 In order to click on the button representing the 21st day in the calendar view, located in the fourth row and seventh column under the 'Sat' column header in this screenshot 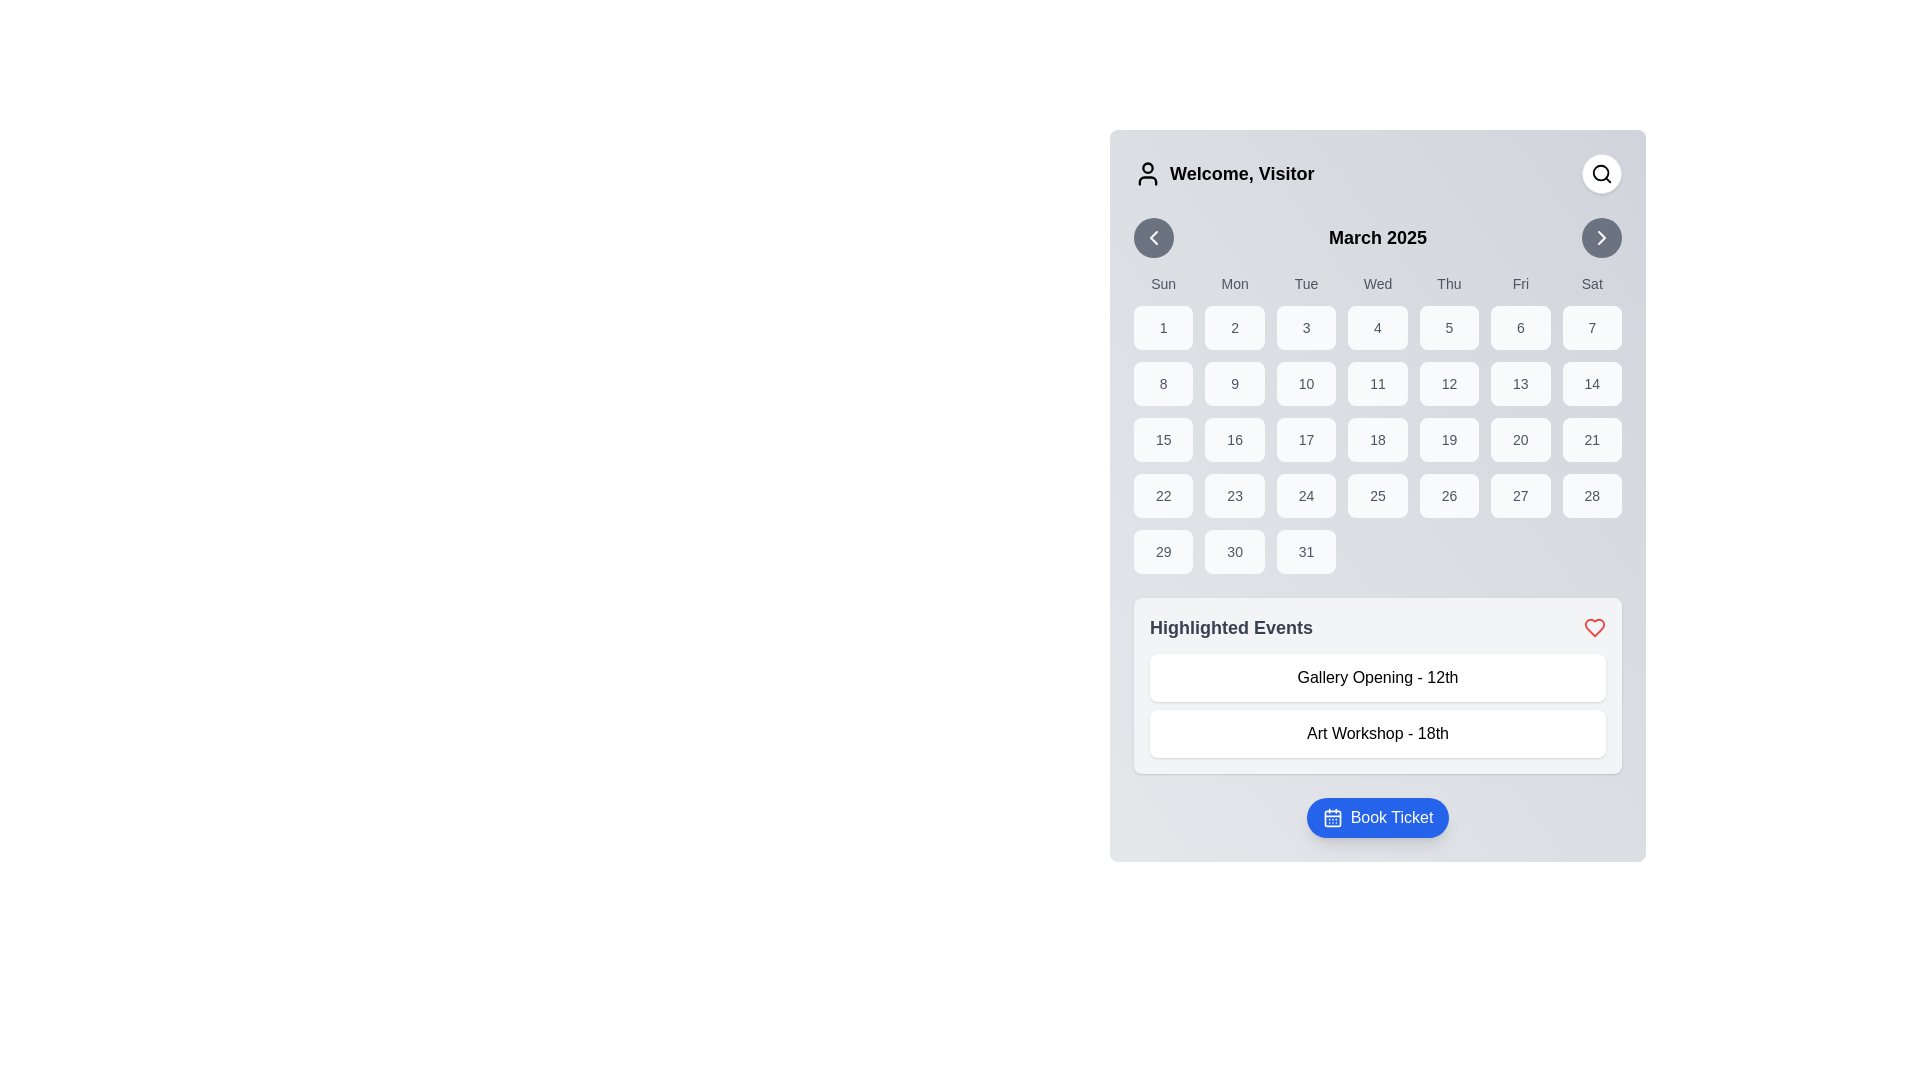, I will do `click(1591, 438)`.